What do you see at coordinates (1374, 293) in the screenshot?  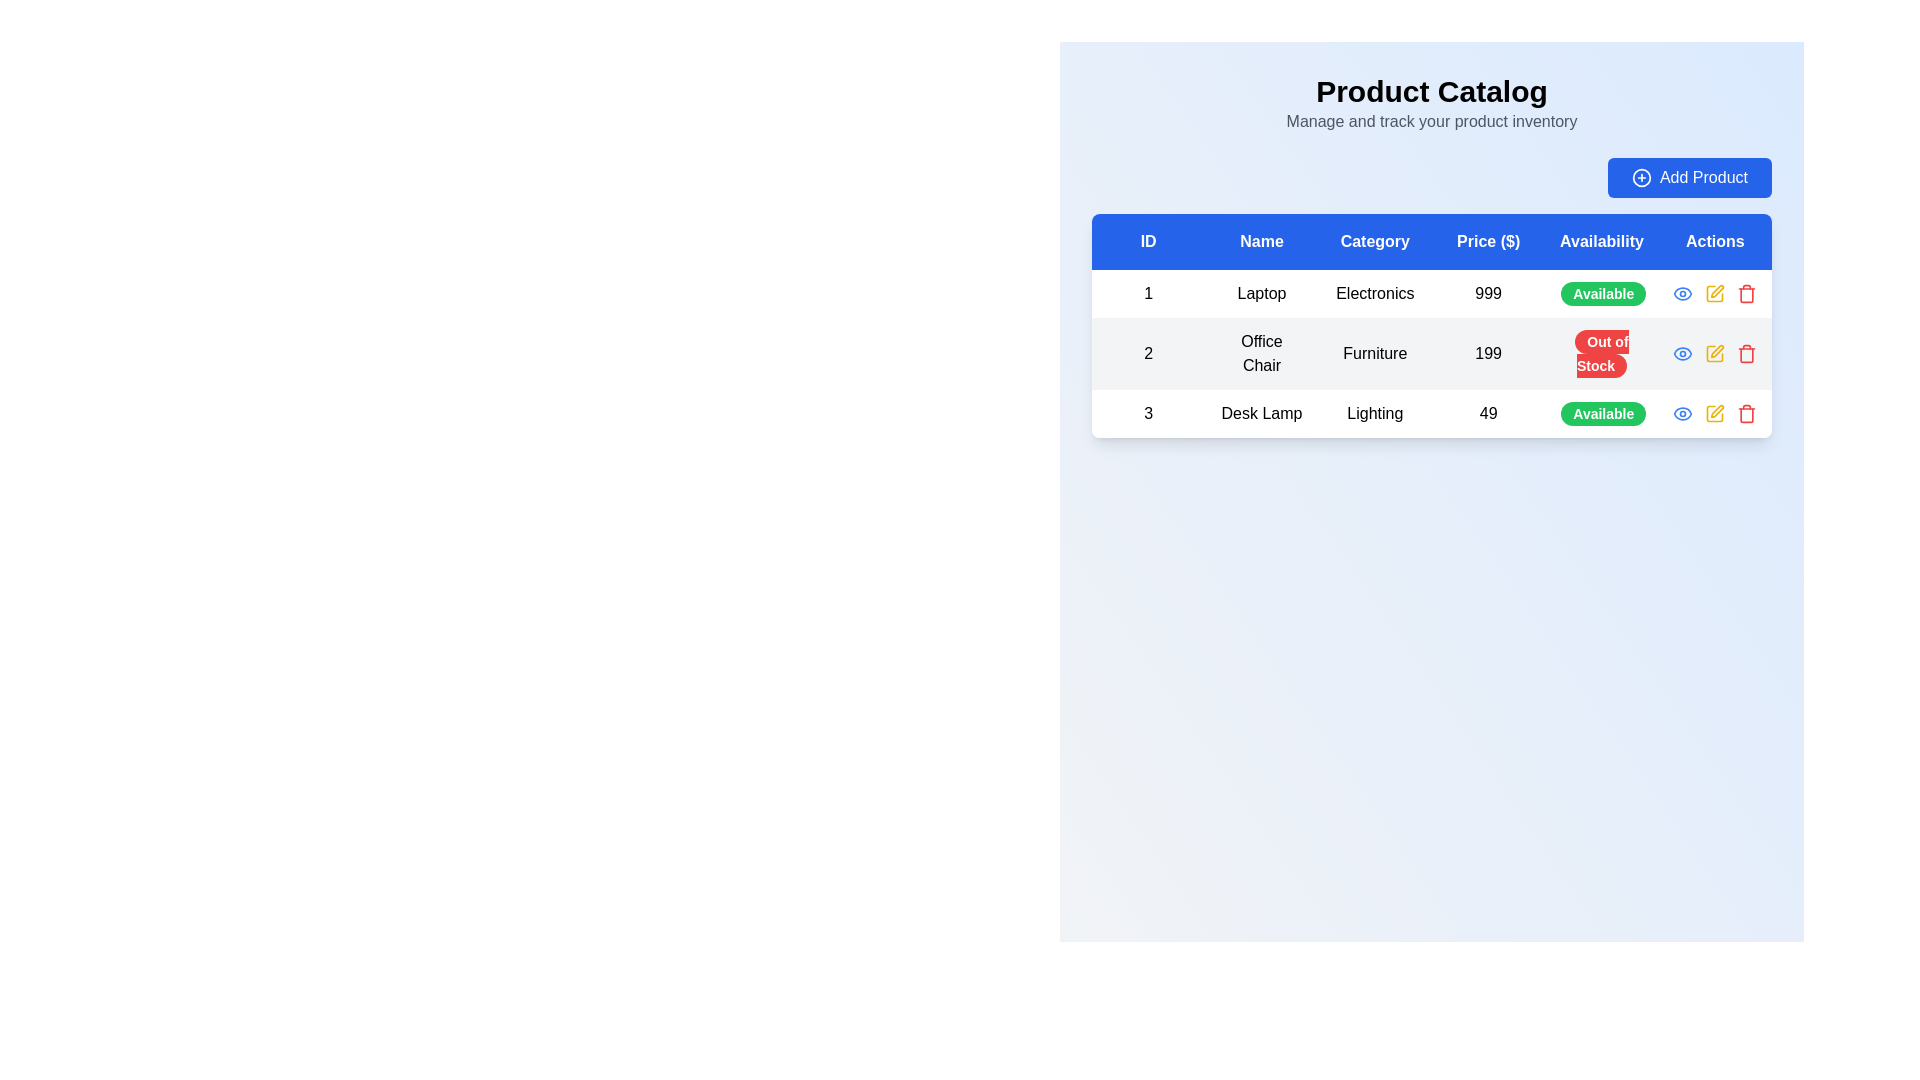 I see `the text label displaying 'Electronics', which is part of the table under the 'Category' column in the first row, associated with the entry for 'Laptop'` at bounding box center [1374, 293].